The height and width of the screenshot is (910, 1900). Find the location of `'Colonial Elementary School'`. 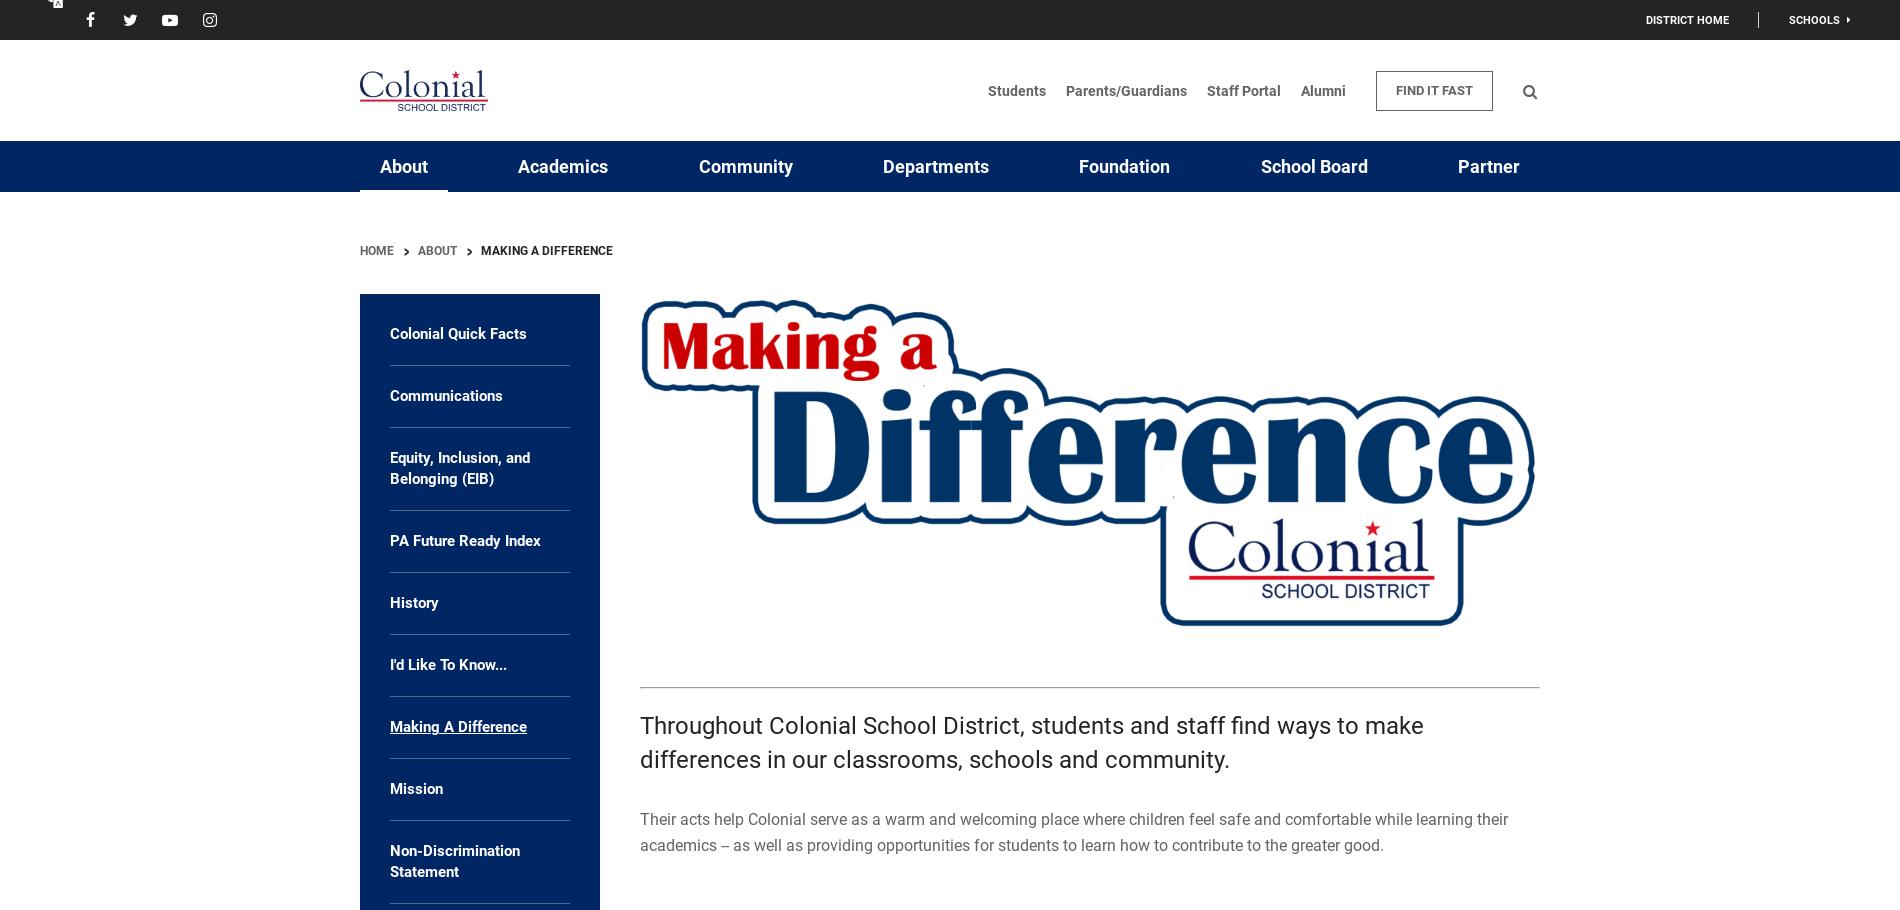

'Colonial Elementary School' is located at coordinates (1648, 245).